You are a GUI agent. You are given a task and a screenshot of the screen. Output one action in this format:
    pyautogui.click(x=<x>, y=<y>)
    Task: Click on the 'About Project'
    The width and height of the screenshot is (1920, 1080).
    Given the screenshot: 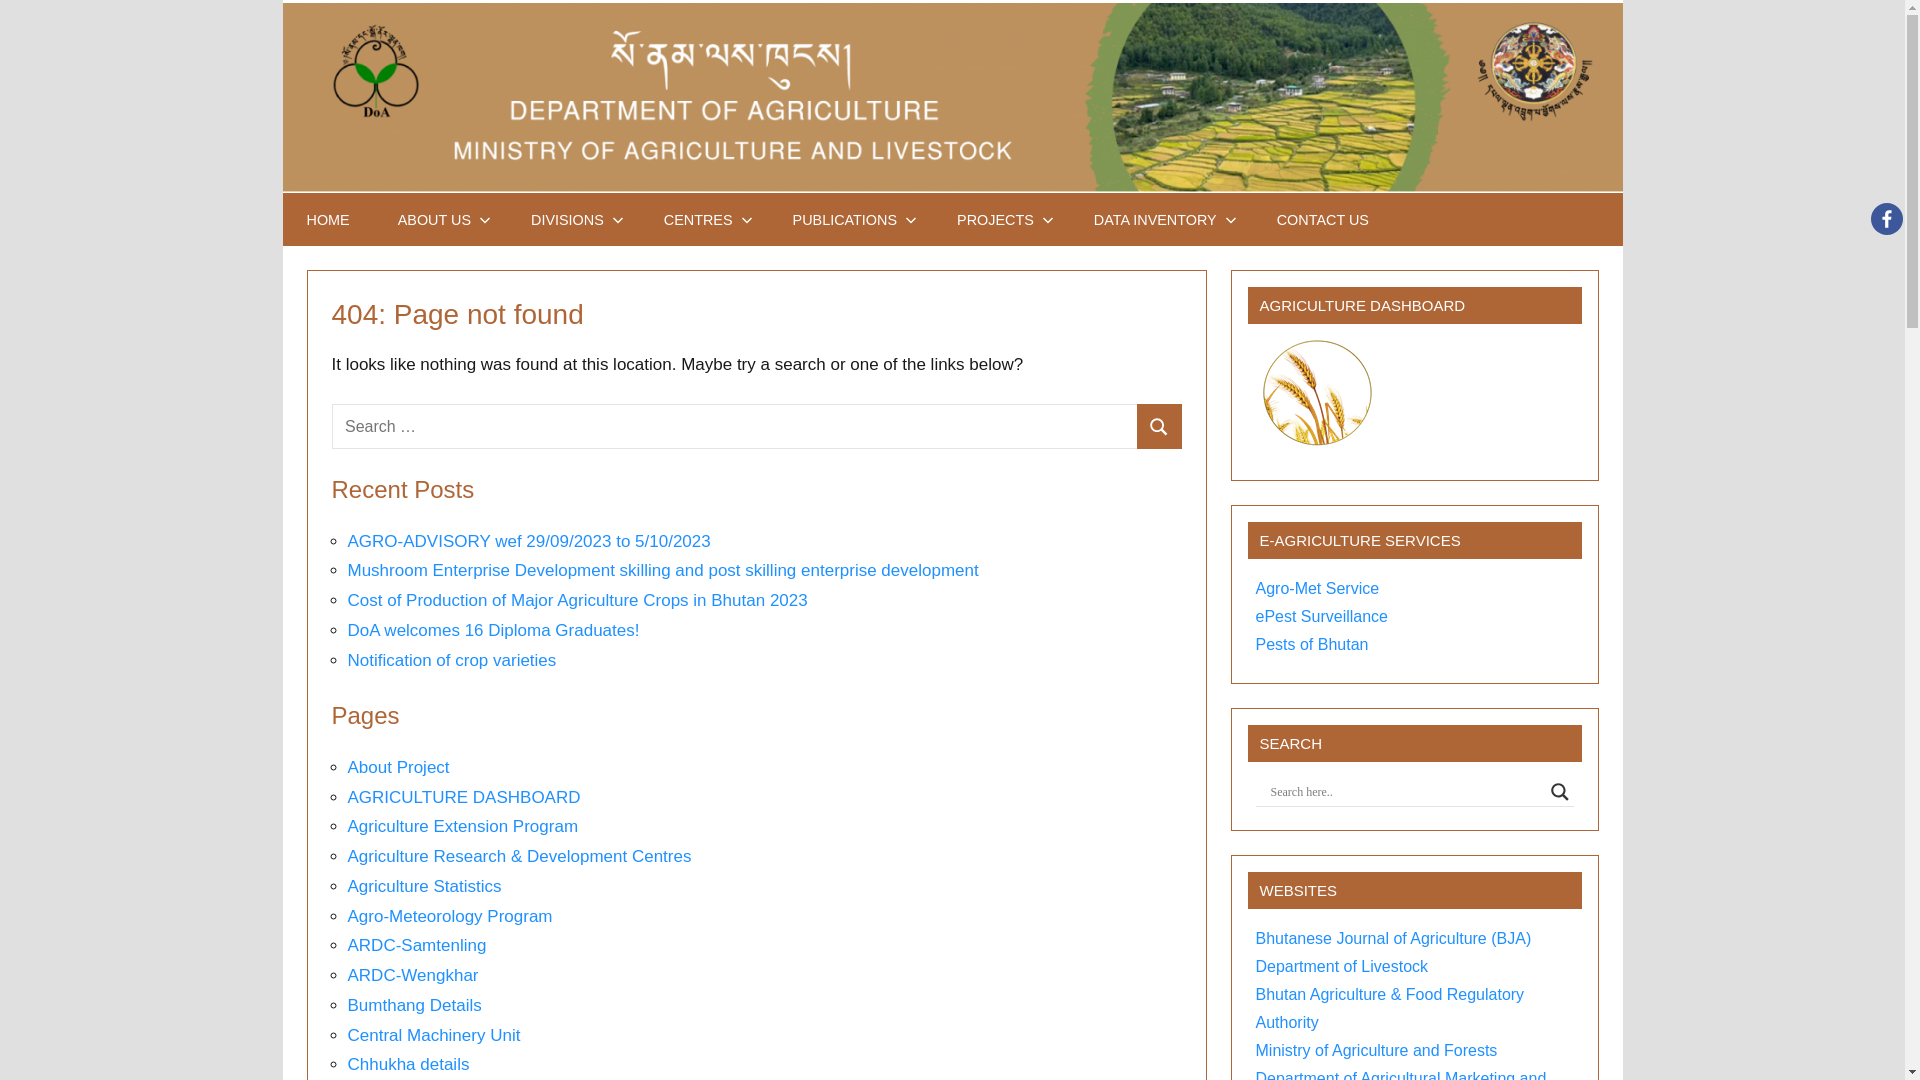 What is the action you would take?
    pyautogui.click(x=398, y=766)
    